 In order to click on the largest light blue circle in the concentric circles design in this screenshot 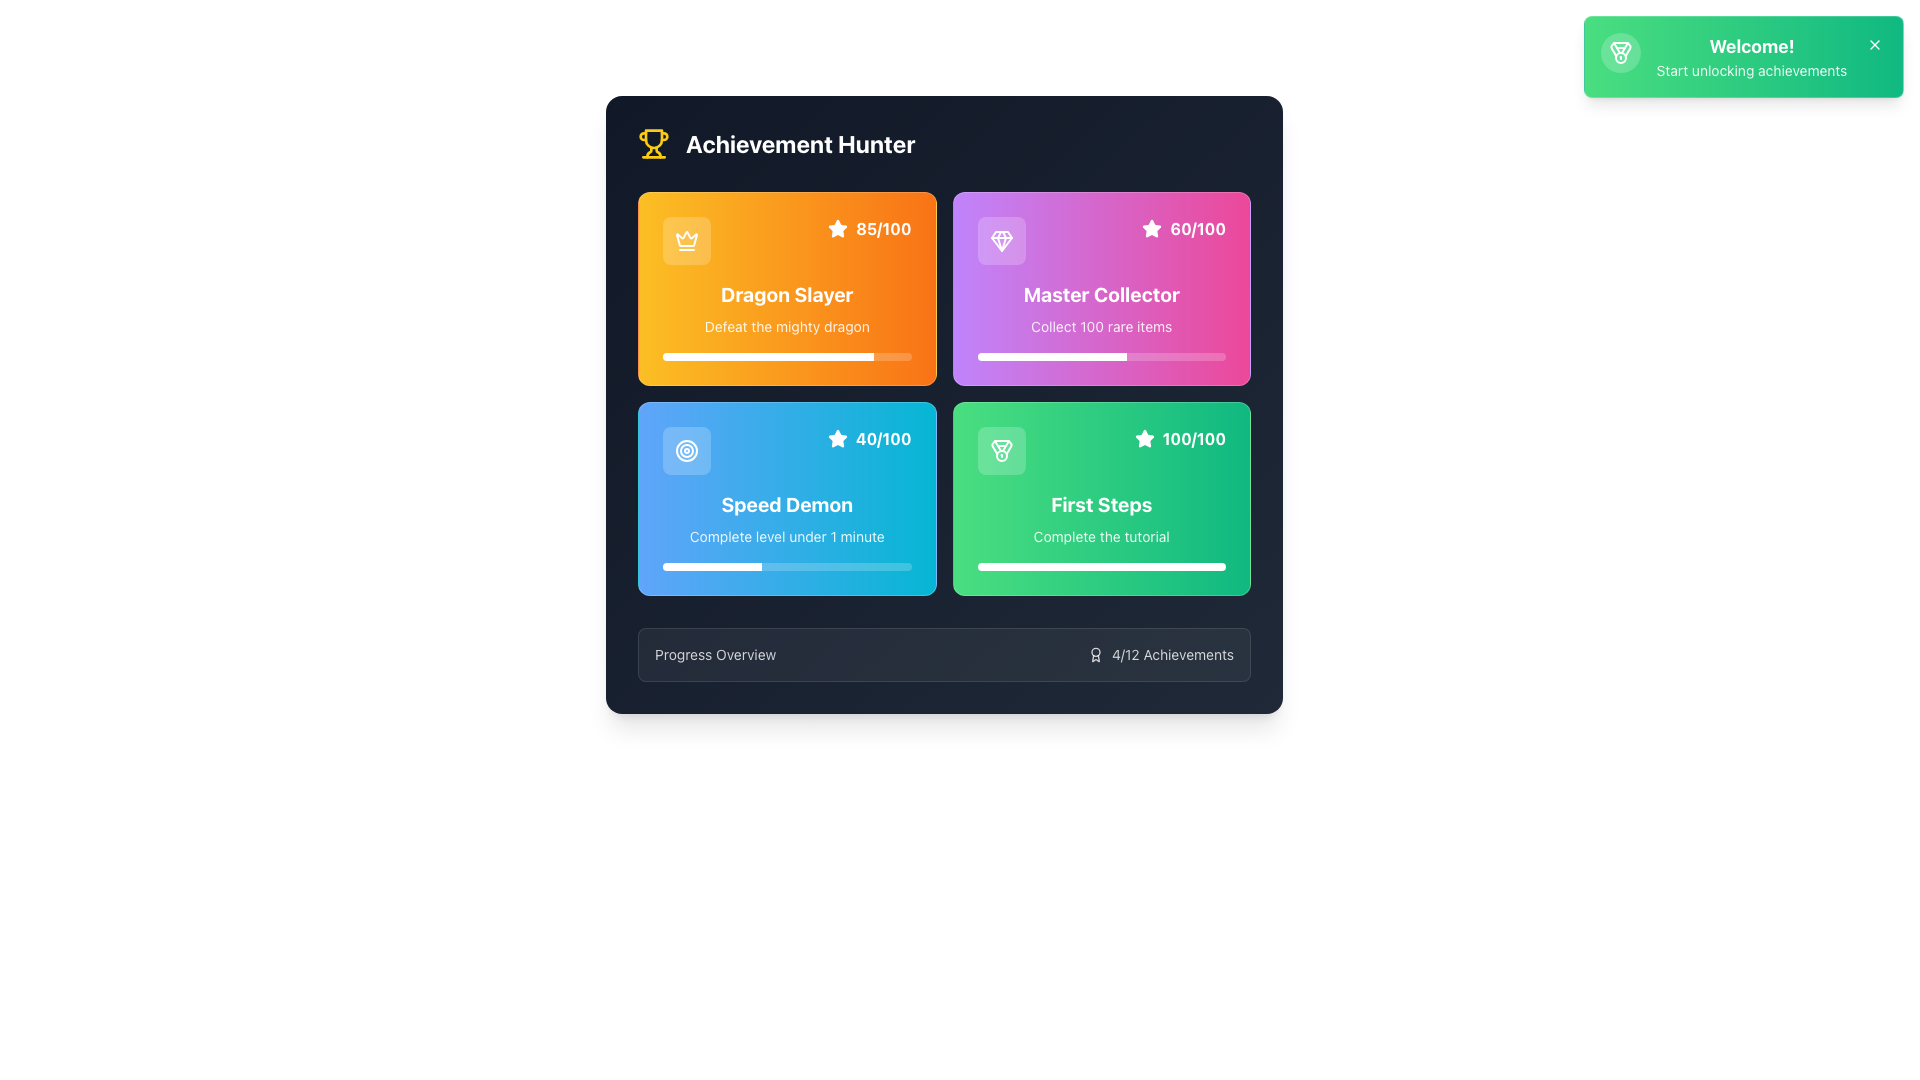, I will do `click(686, 451)`.